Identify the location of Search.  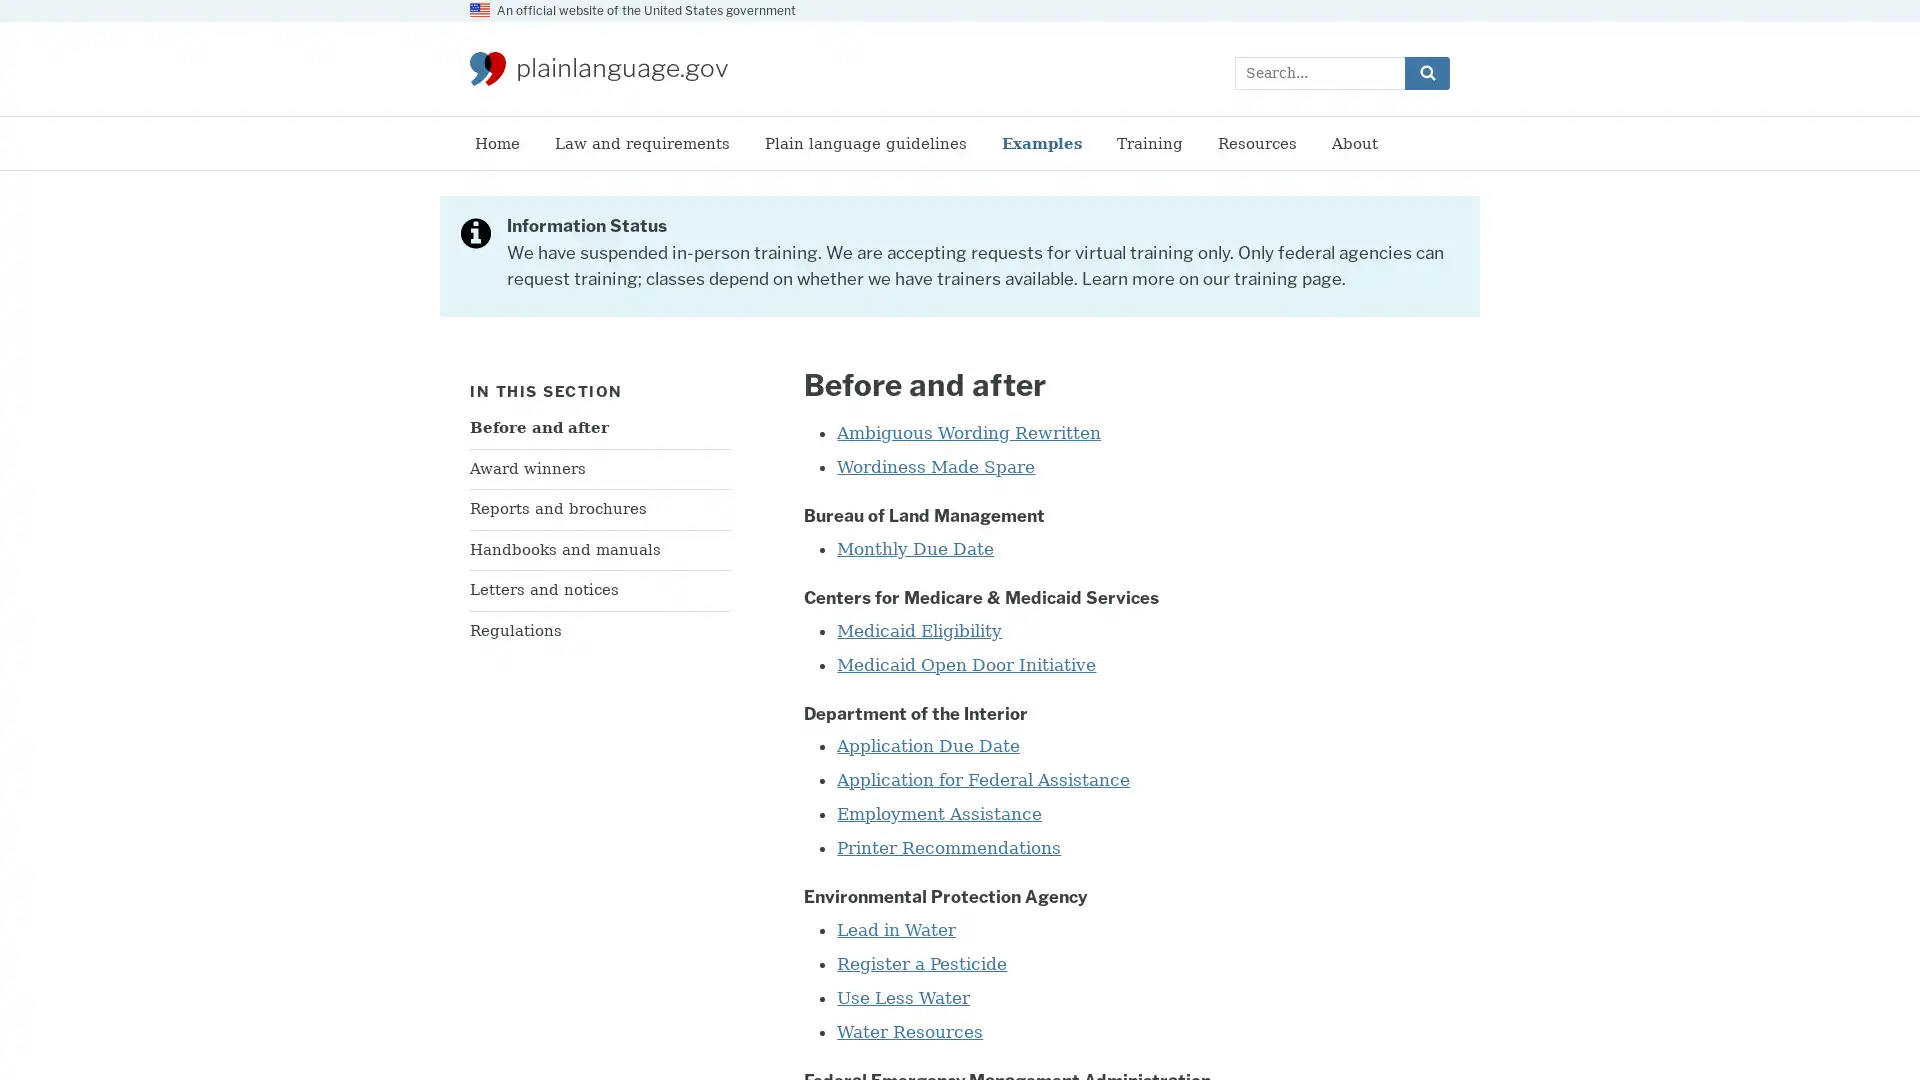
(1426, 71).